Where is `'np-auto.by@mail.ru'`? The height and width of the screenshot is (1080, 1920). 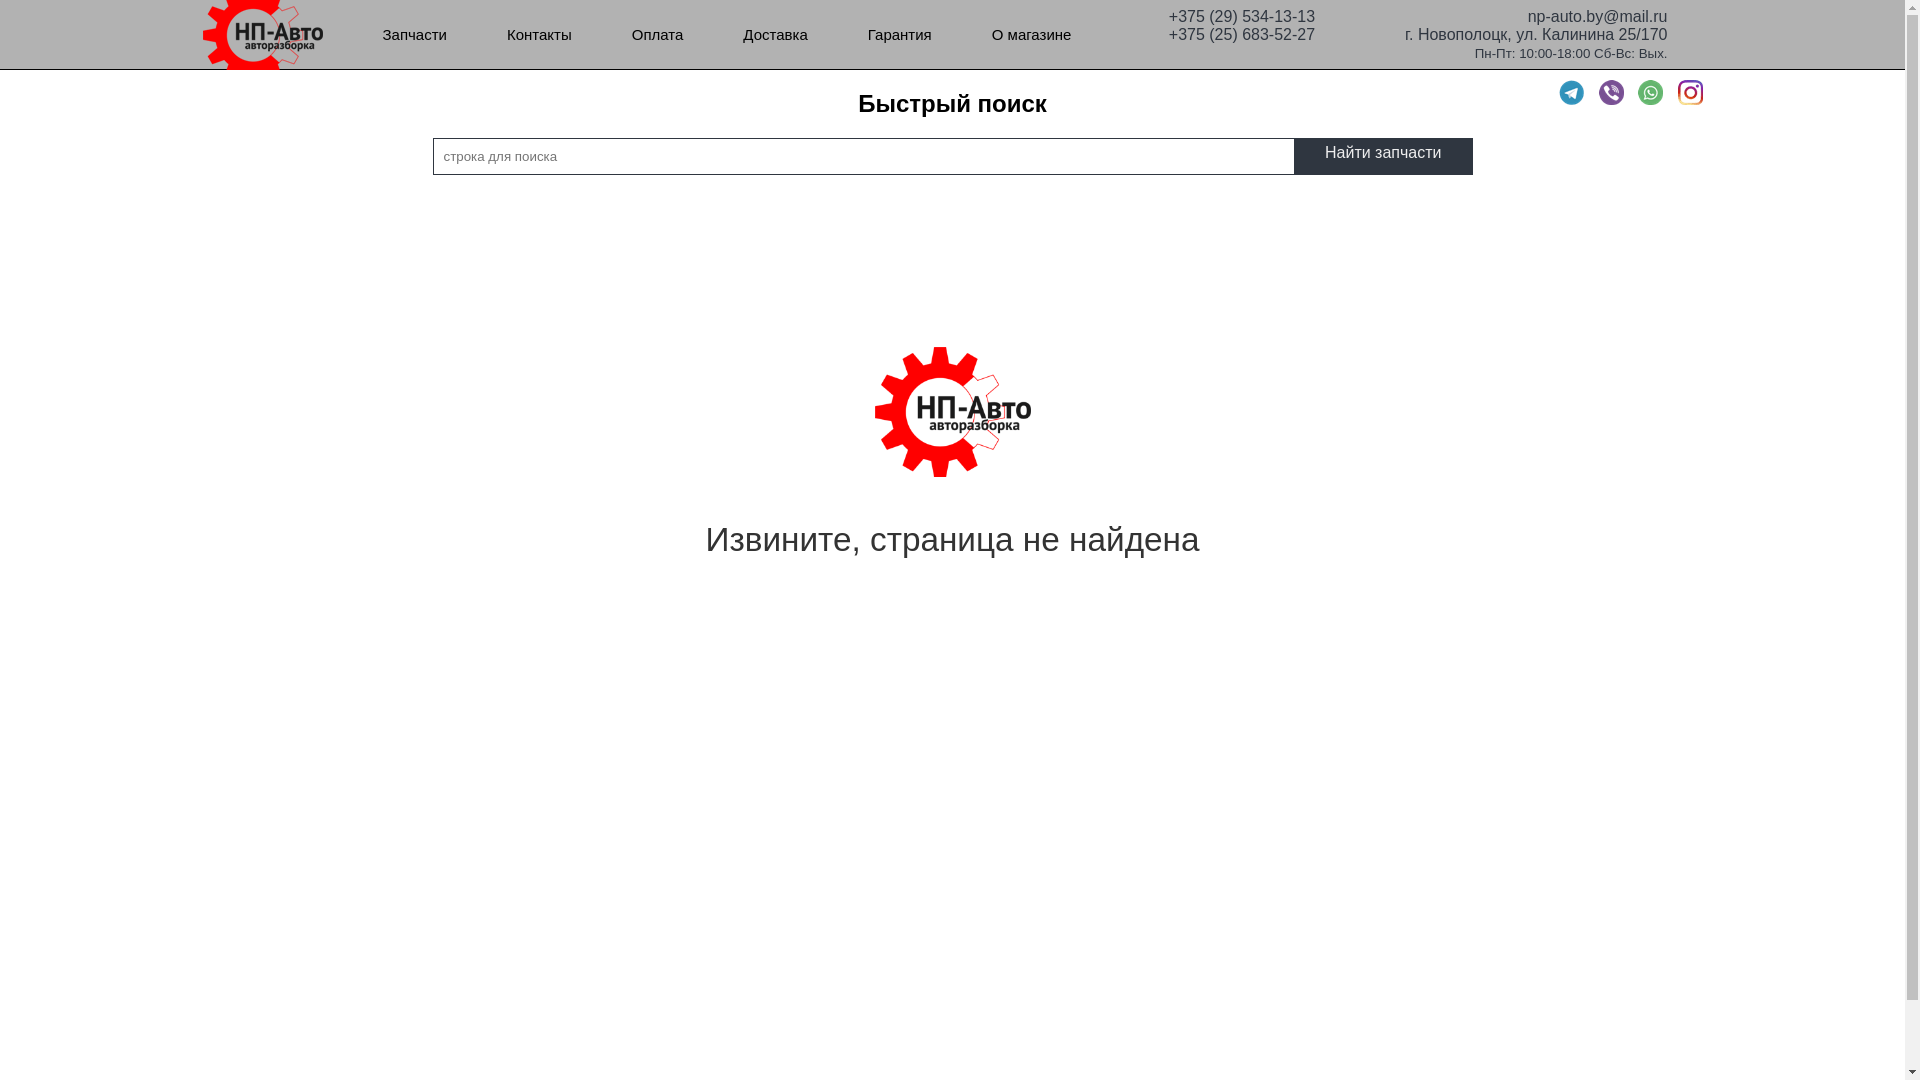 'np-auto.by@mail.ru' is located at coordinates (1535, 14).